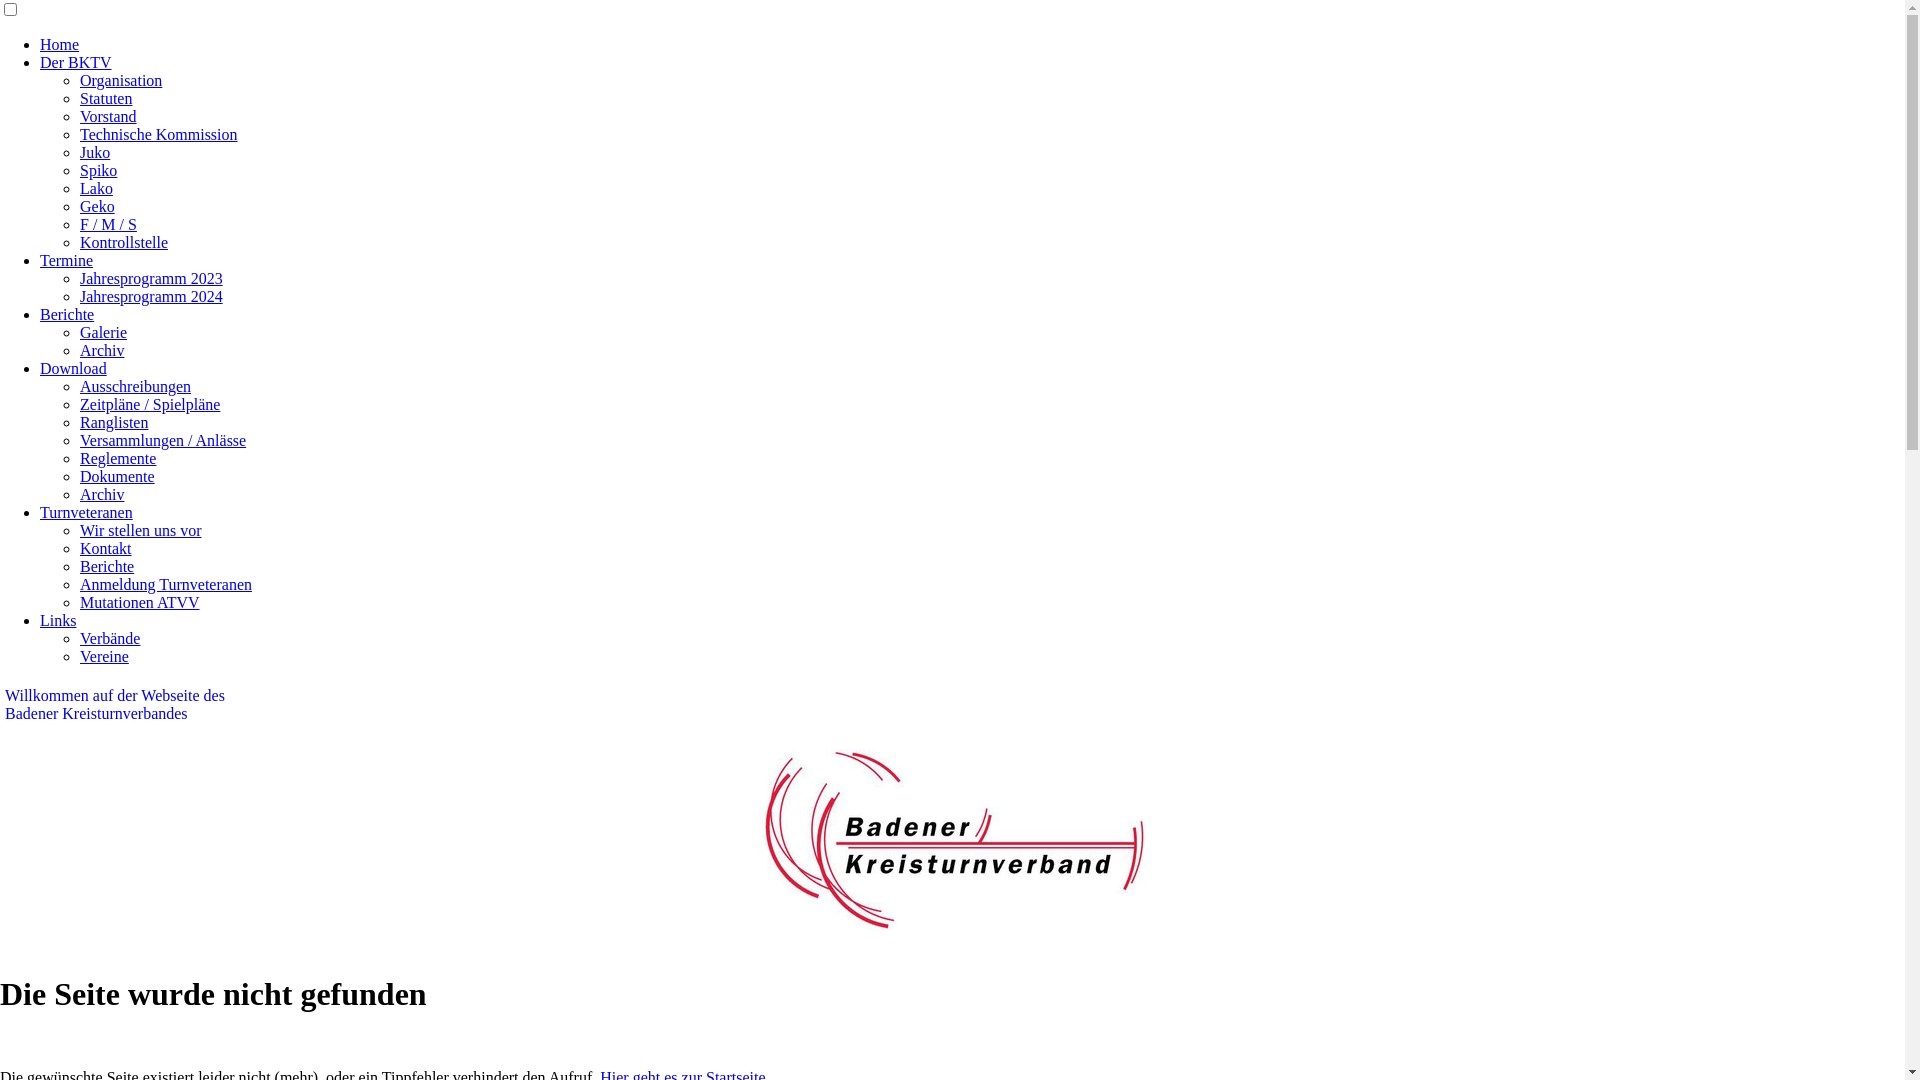  What do you see at coordinates (166, 584) in the screenshot?
I see `'Anmeldung Turnveteranen'` at bounding box center [166, 584].